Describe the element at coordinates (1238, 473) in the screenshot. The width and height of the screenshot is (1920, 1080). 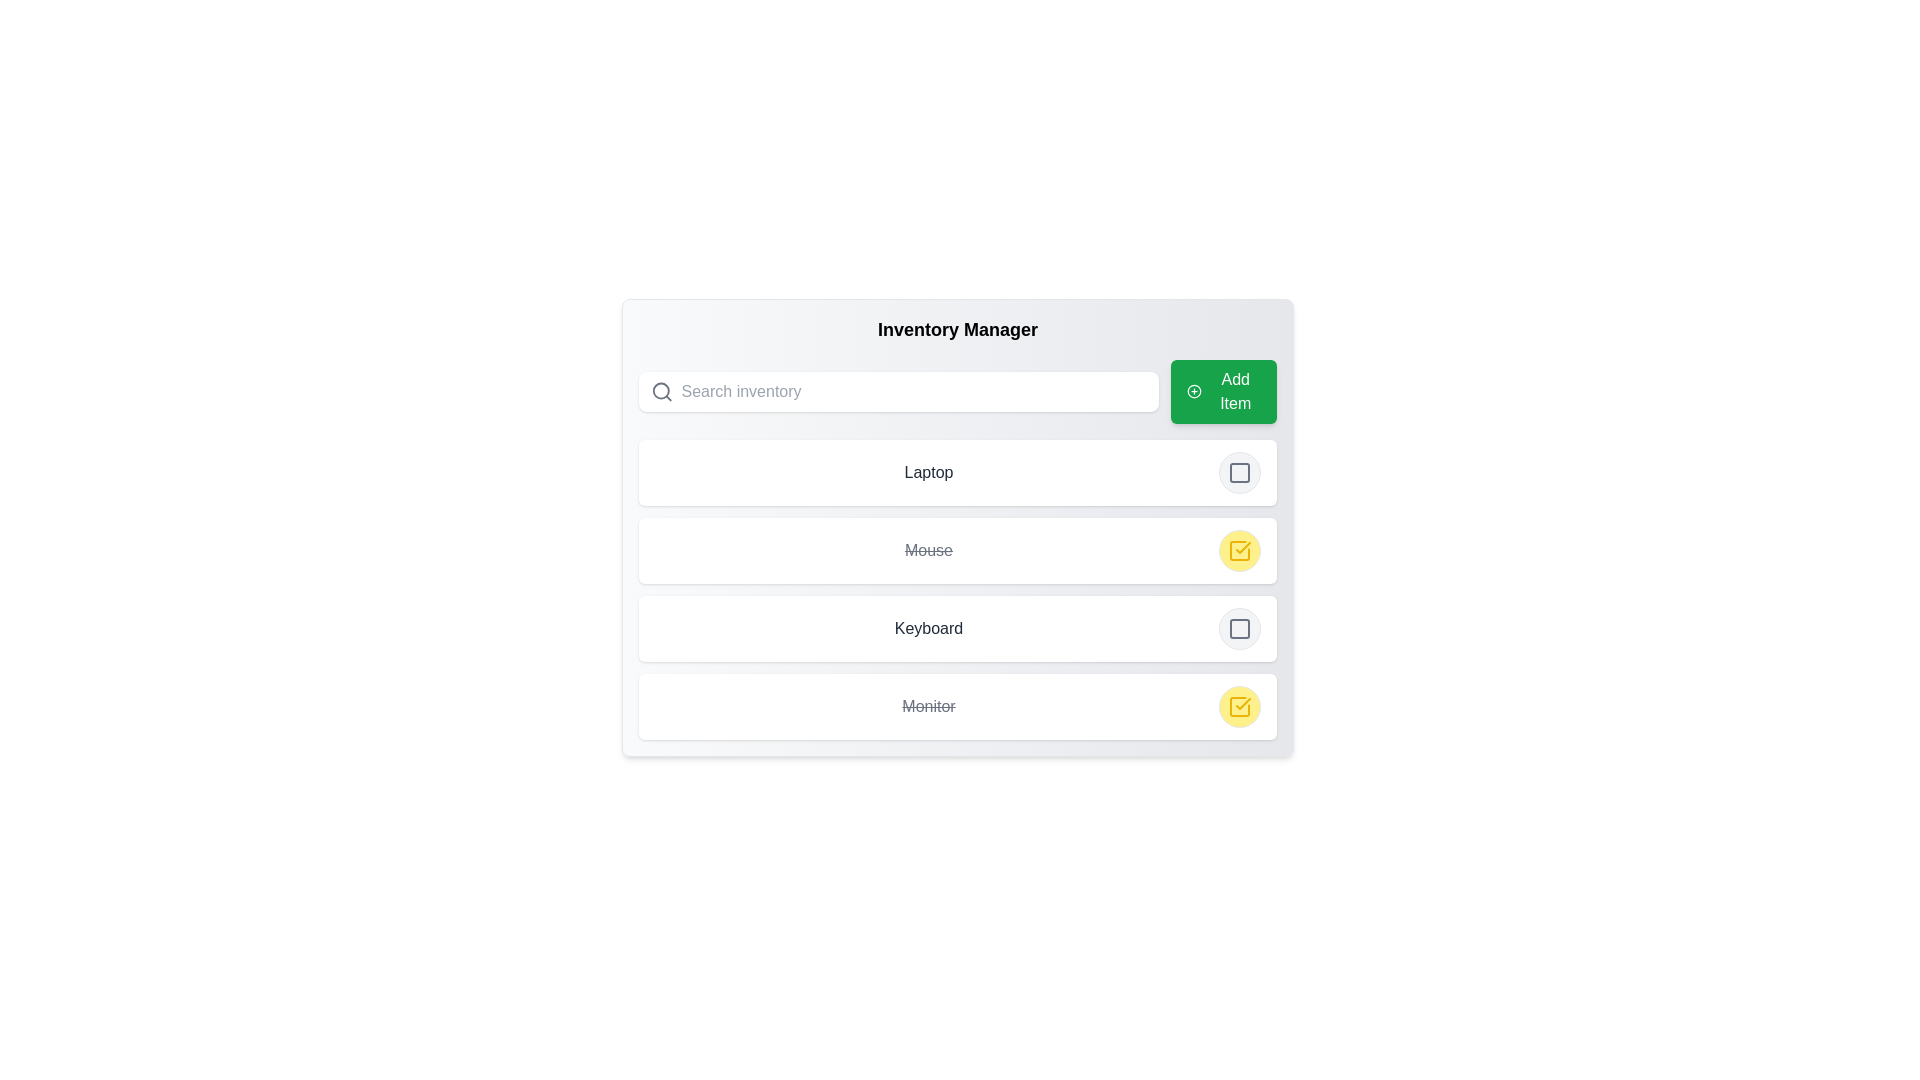
I see `the interactive button located at the top-right corner of the 'Laptop' list item` at that location.